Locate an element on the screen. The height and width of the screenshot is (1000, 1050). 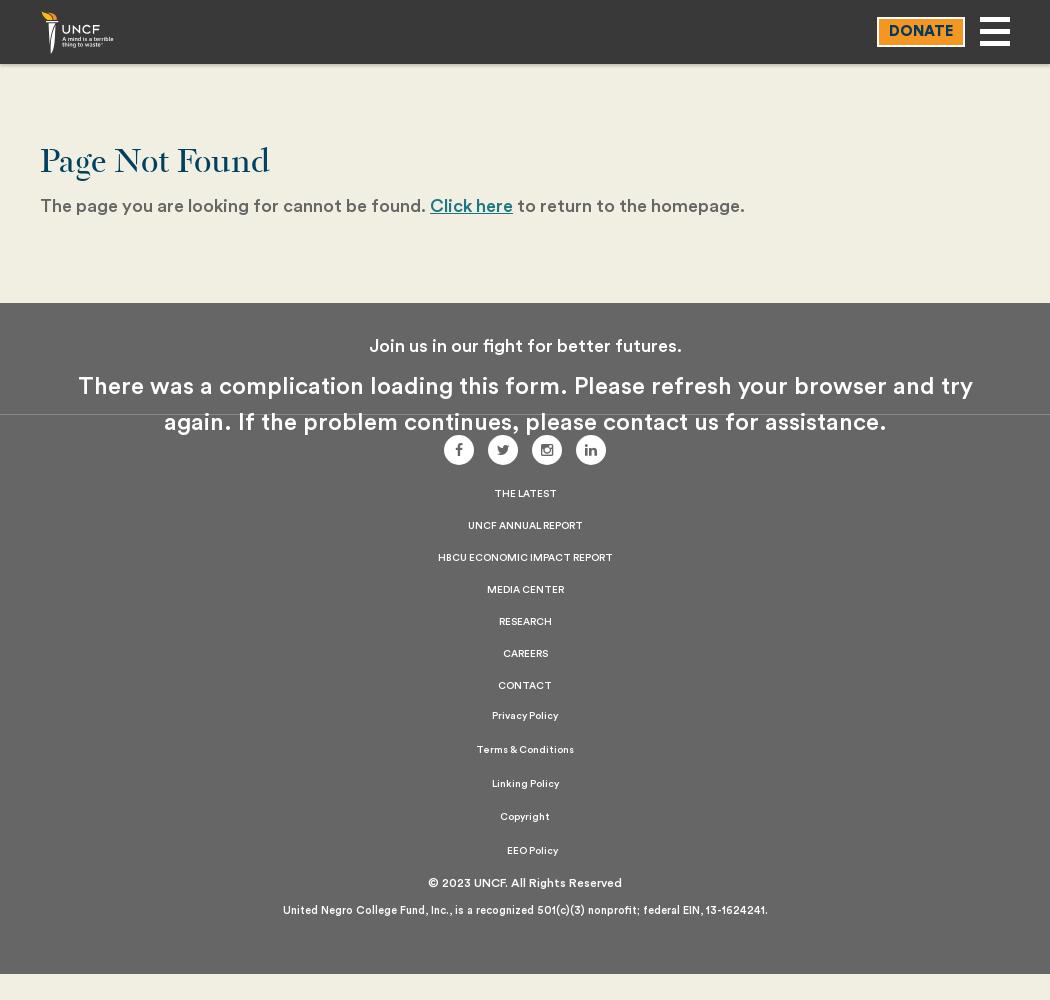
'The Latest' is located at coordinates (523, 493).